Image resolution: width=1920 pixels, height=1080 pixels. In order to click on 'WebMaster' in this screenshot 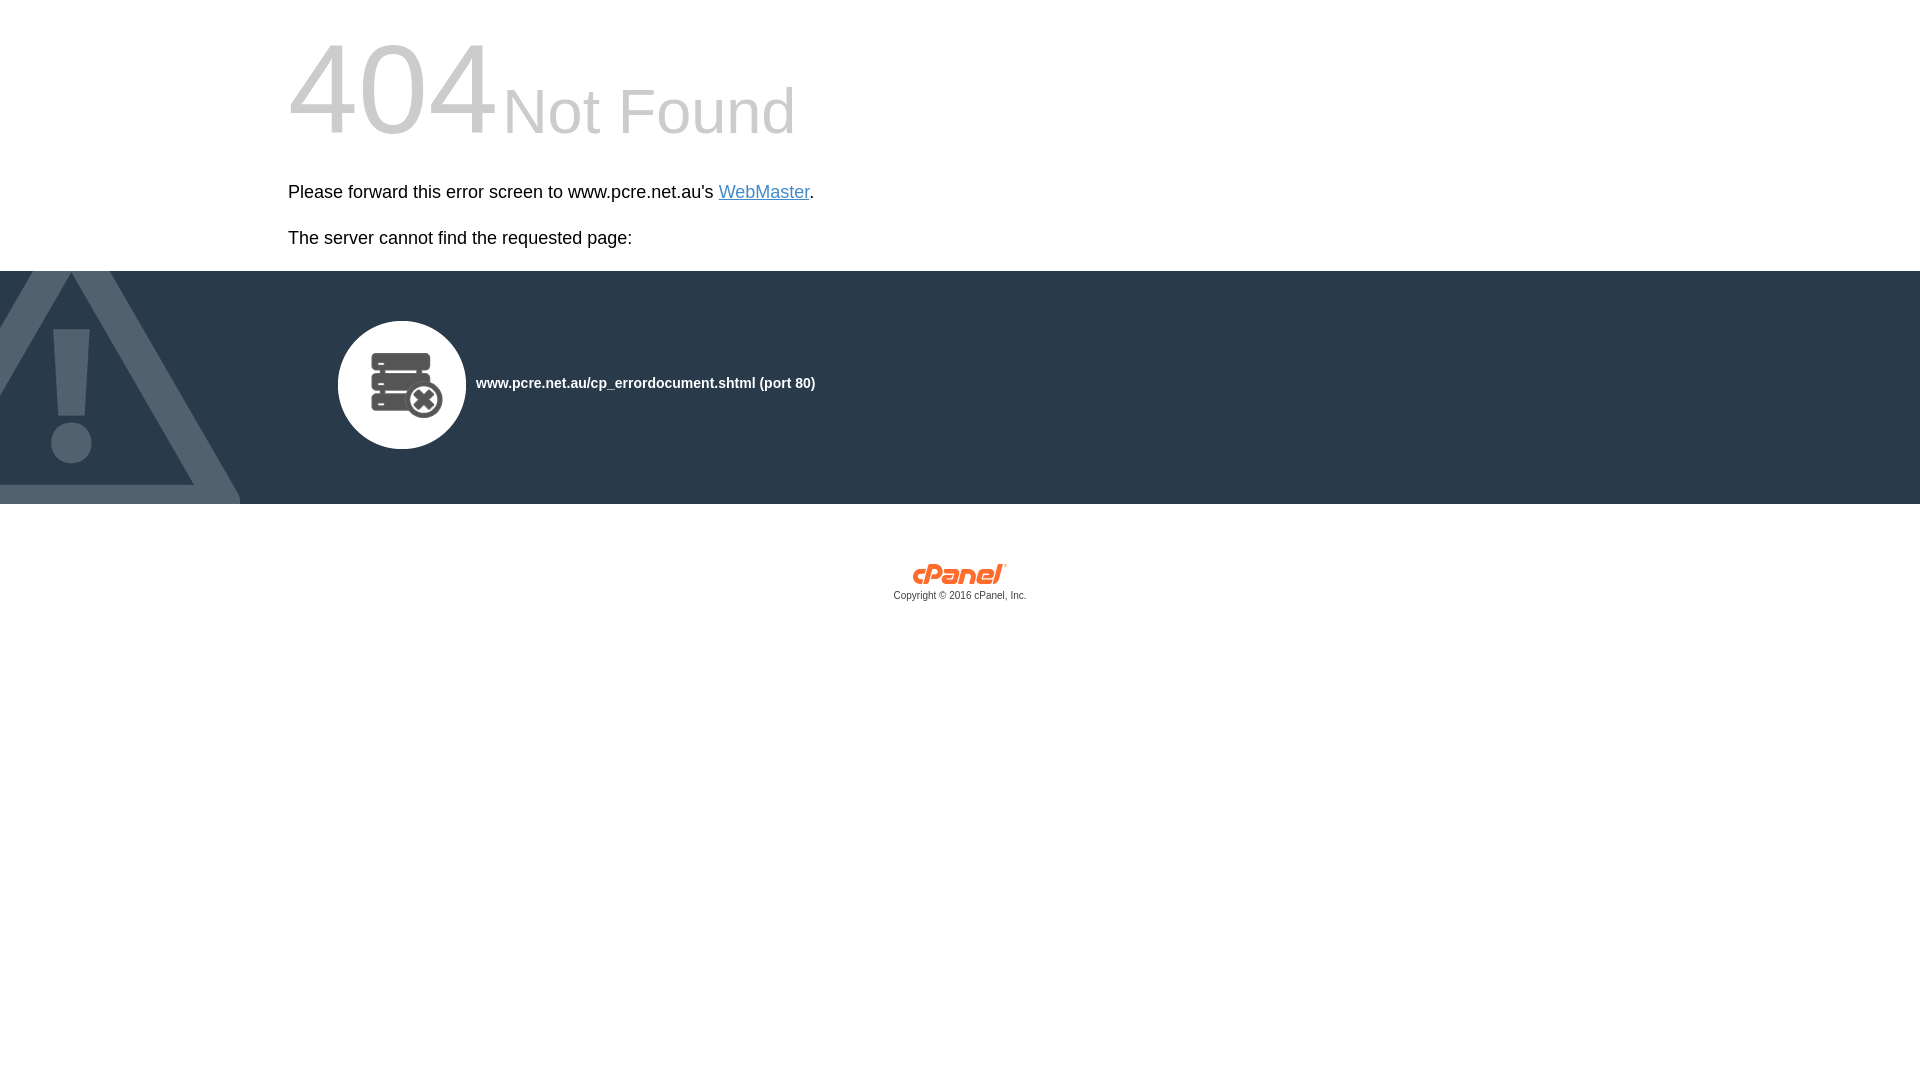, I will do `click(763, 192)`.